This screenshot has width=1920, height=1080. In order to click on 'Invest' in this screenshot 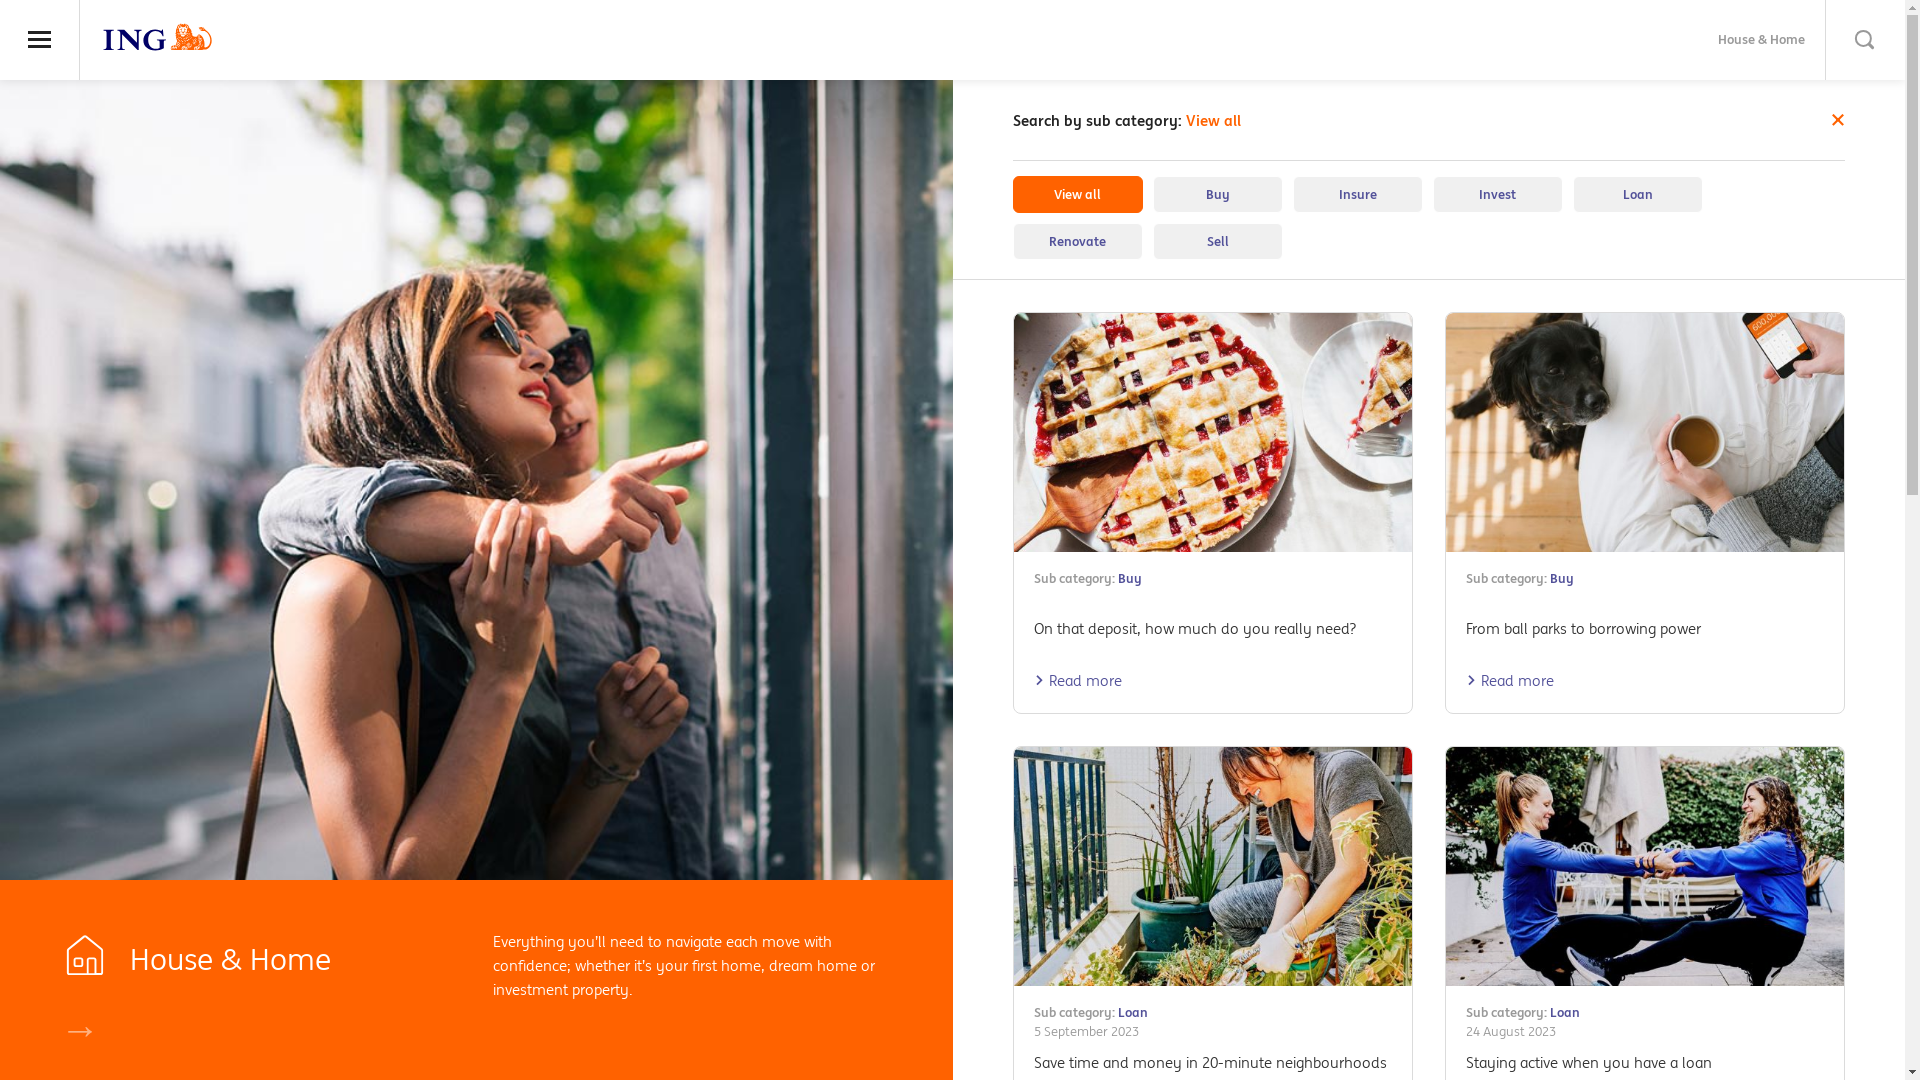, I will do `click(1497, 194)`.